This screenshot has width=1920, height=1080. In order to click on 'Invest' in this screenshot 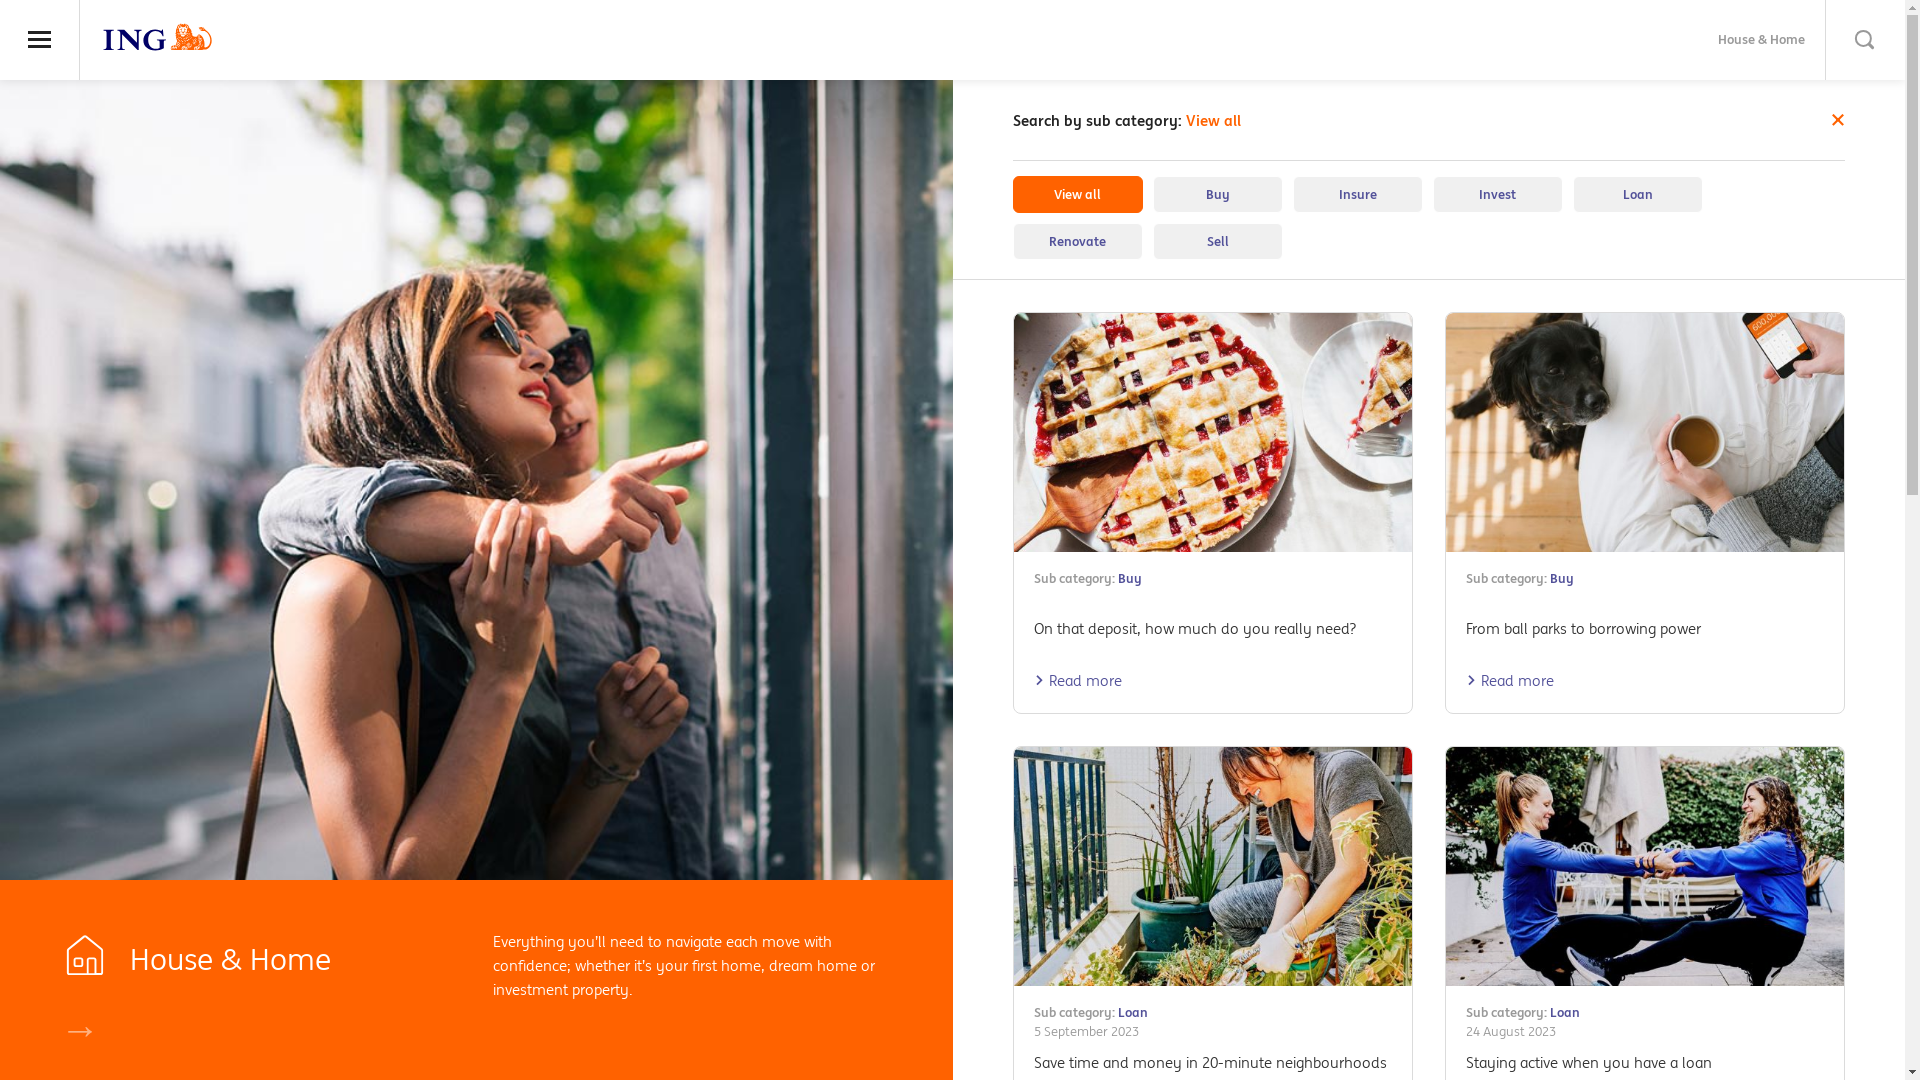, I will do `click(1497, 194)`.